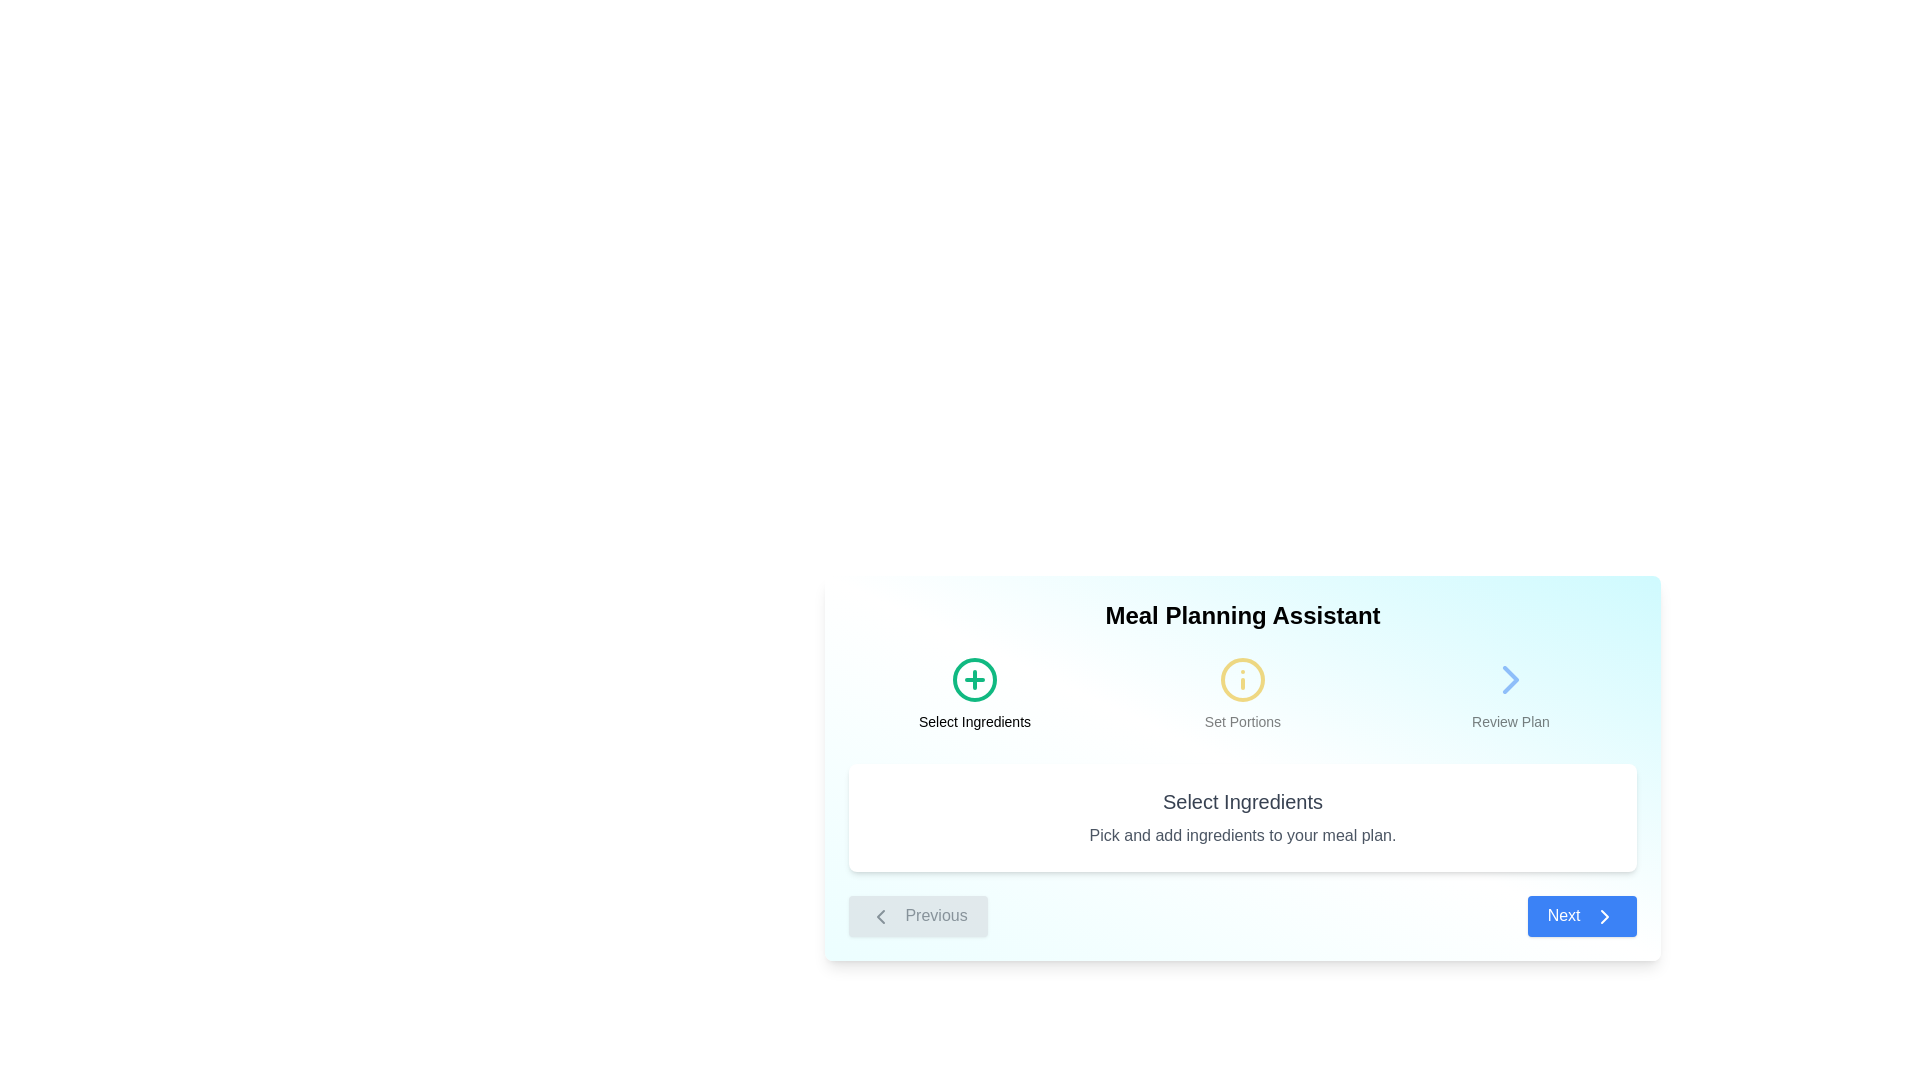 The width and height of the screenshot is (1920, 1080). What do you see at coordinates (974, 678) in the screenshot?
I see `the interactive button used for adding or selecting ingredients in the meal planning interface, located at the top-center of the 'Select Ingredients' segment` at bounding box center [974, 678].